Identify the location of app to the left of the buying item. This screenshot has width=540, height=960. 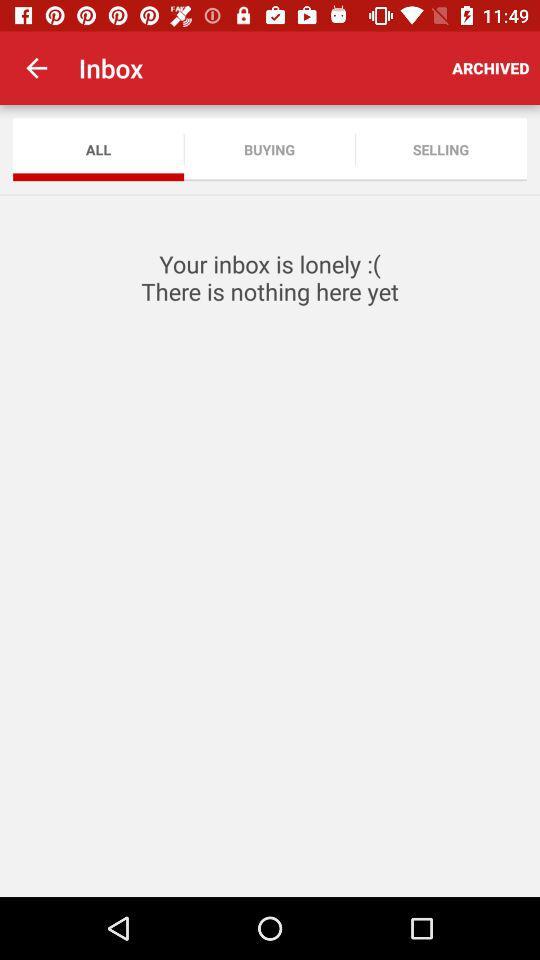
(97, 148).